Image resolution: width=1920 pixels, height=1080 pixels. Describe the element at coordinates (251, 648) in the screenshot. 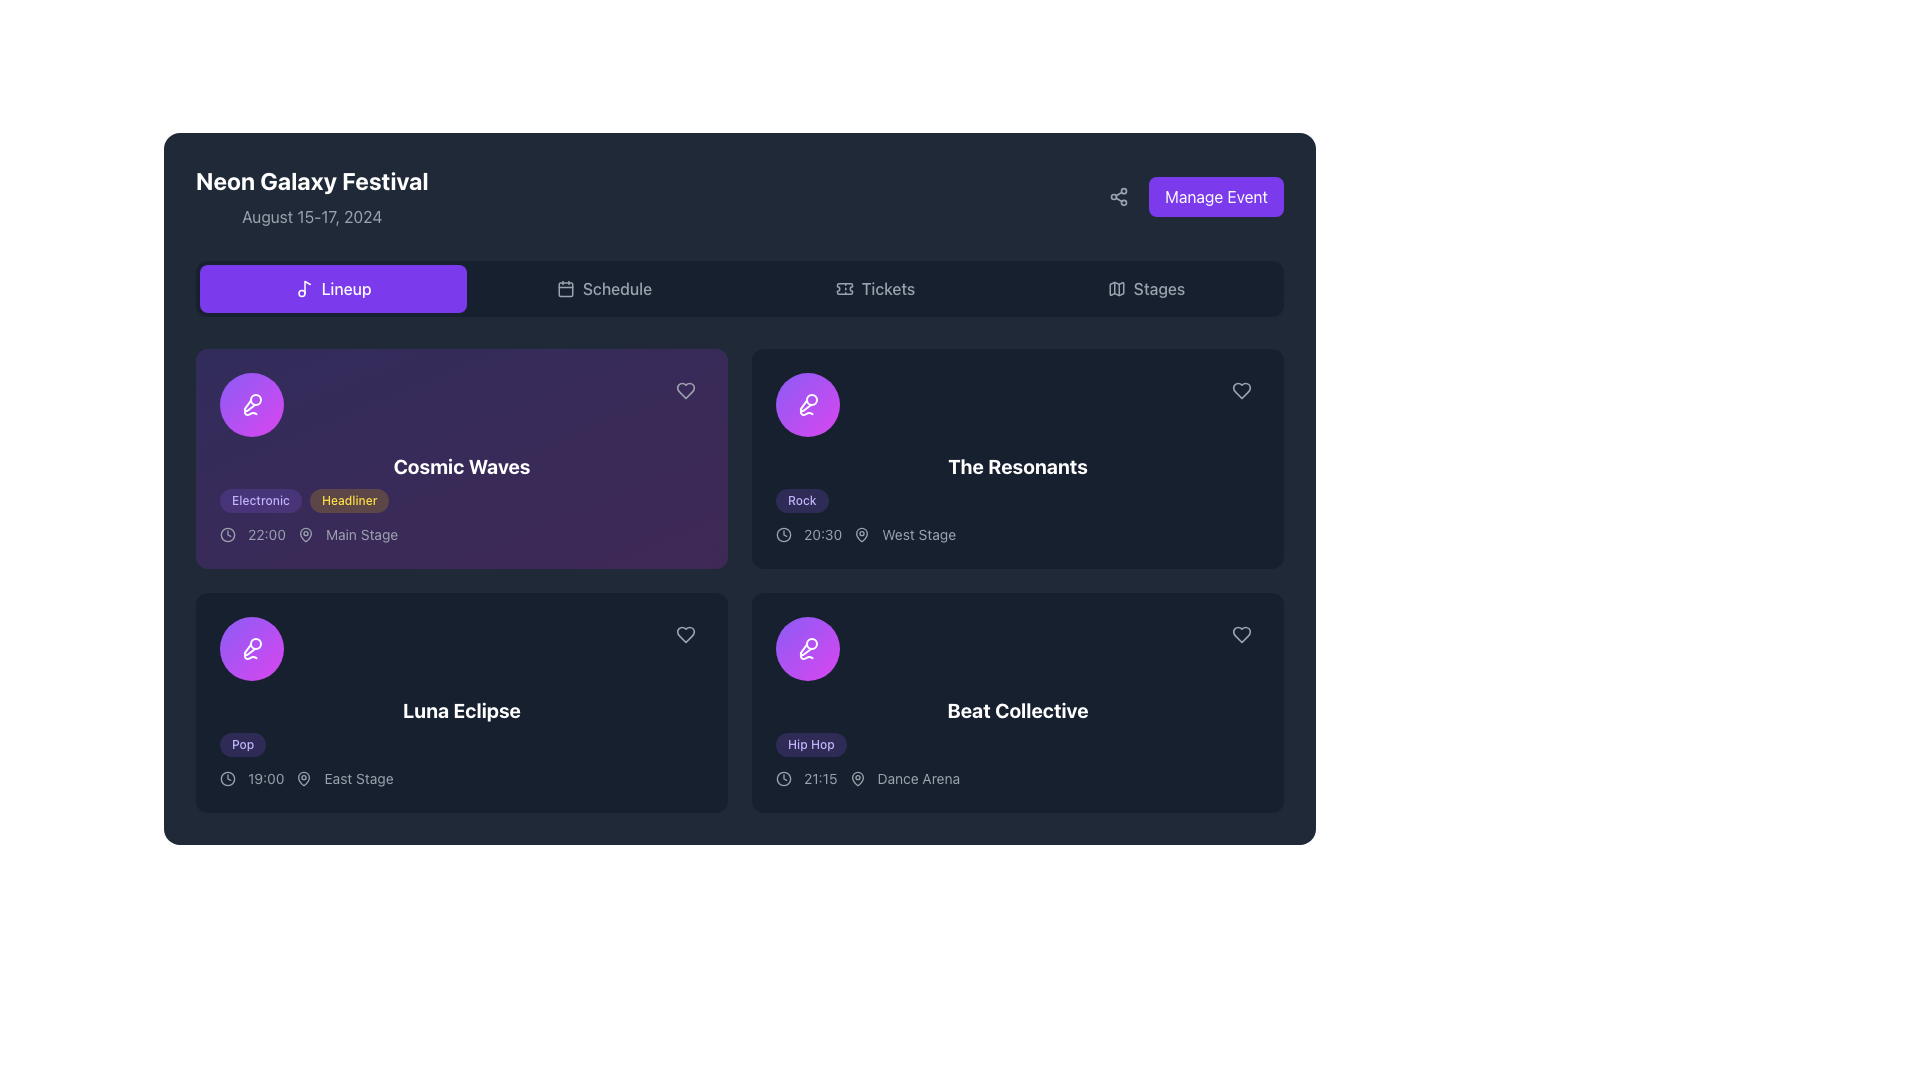

I see `the circular icon with a gradient background featuring a white microphone line art, located in the lower-left card under the 'Lineup' section, left of the 'Luna Eclipse' title` at that location.